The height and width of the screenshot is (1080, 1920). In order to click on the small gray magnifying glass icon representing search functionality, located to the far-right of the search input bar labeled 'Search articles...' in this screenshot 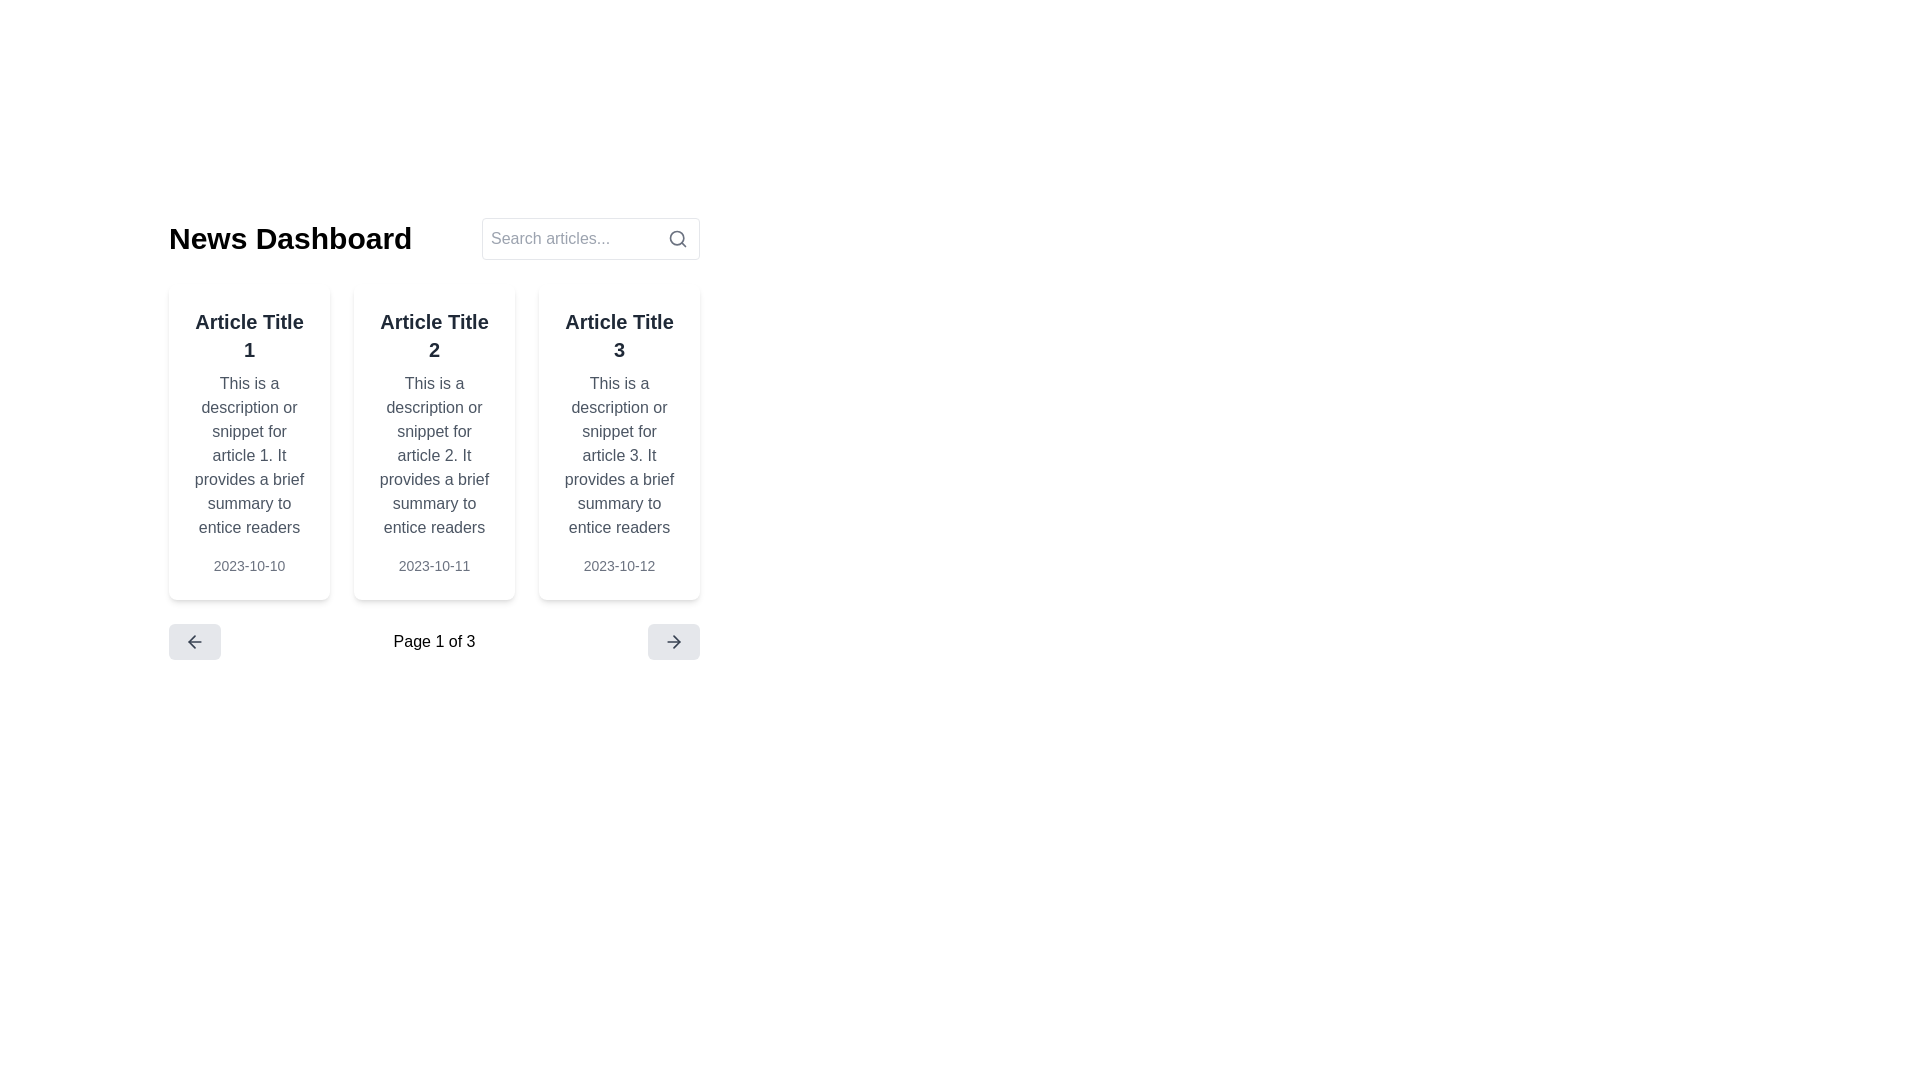, I will do `click(677, 238)`.